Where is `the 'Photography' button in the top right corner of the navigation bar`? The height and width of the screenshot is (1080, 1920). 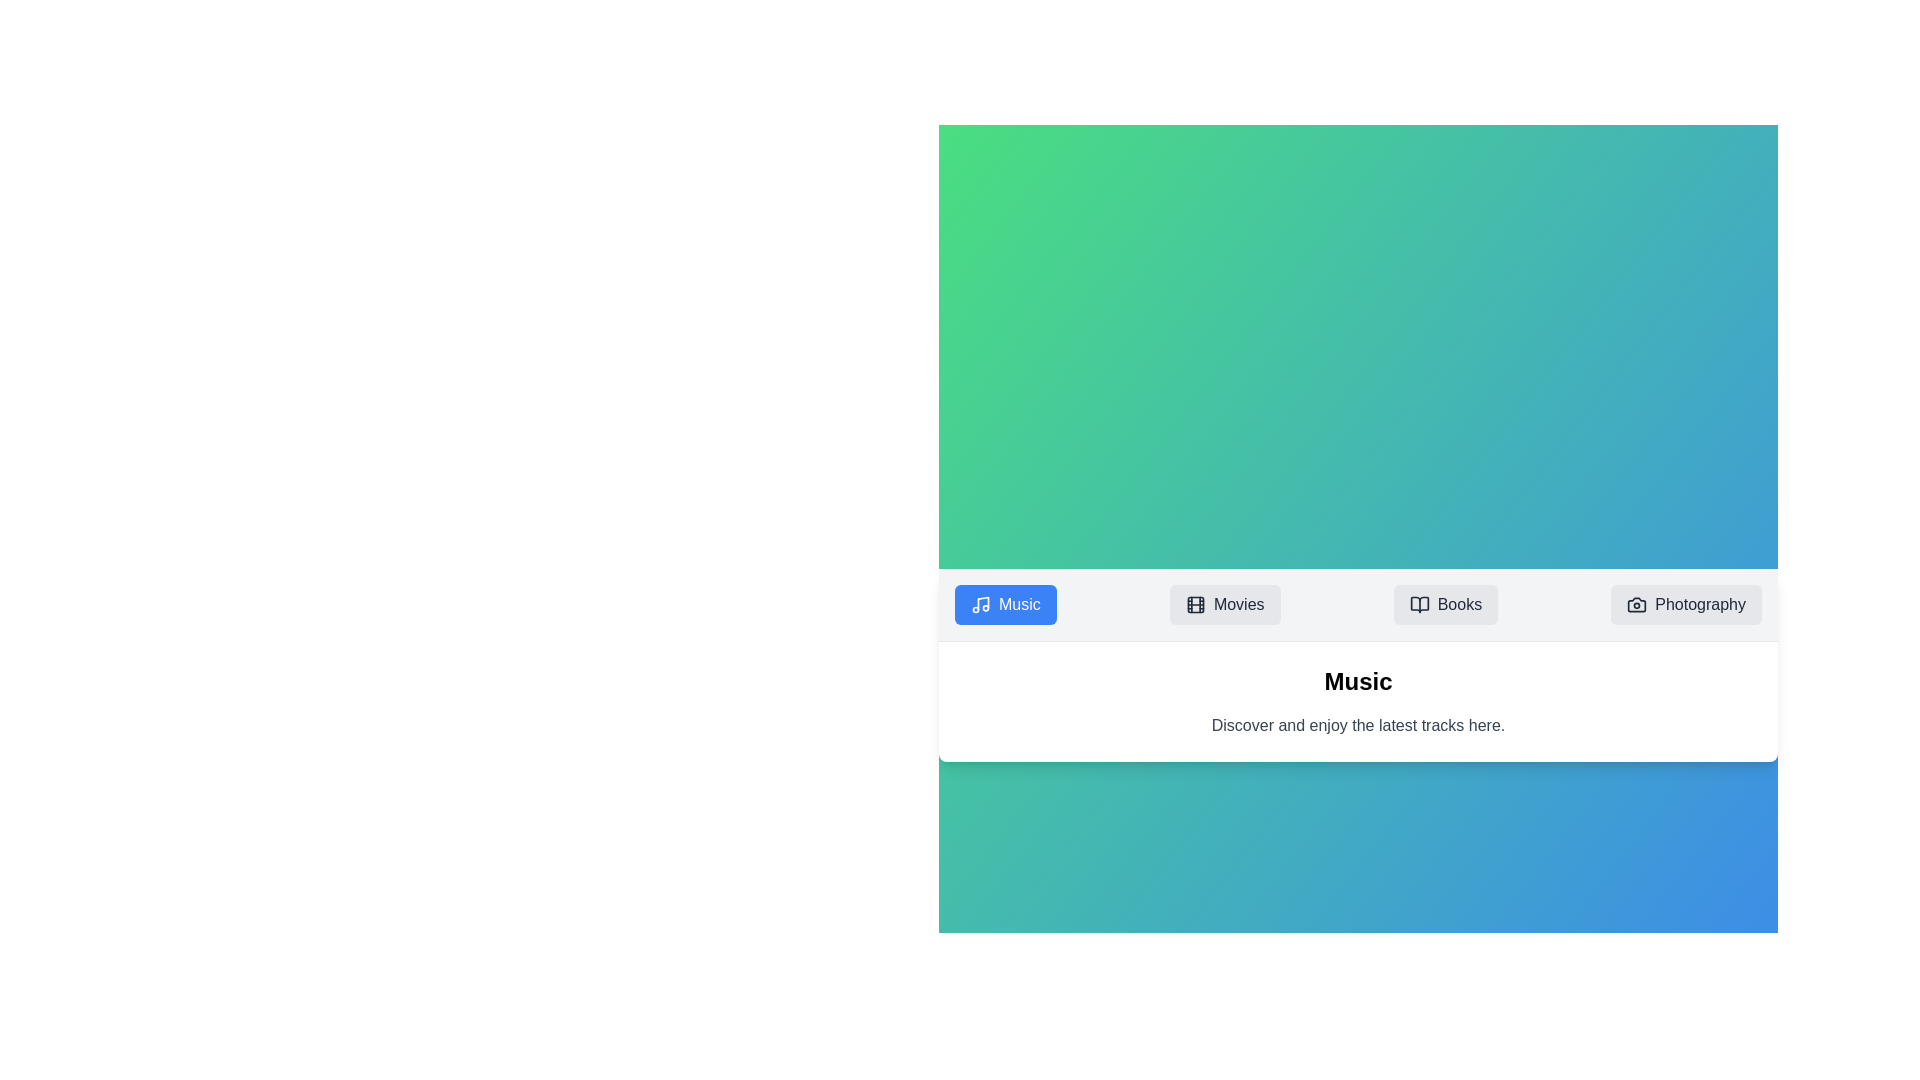
the 'Photography' button in the top right corner of the navigation bar is located at coordinates (1685, 603).